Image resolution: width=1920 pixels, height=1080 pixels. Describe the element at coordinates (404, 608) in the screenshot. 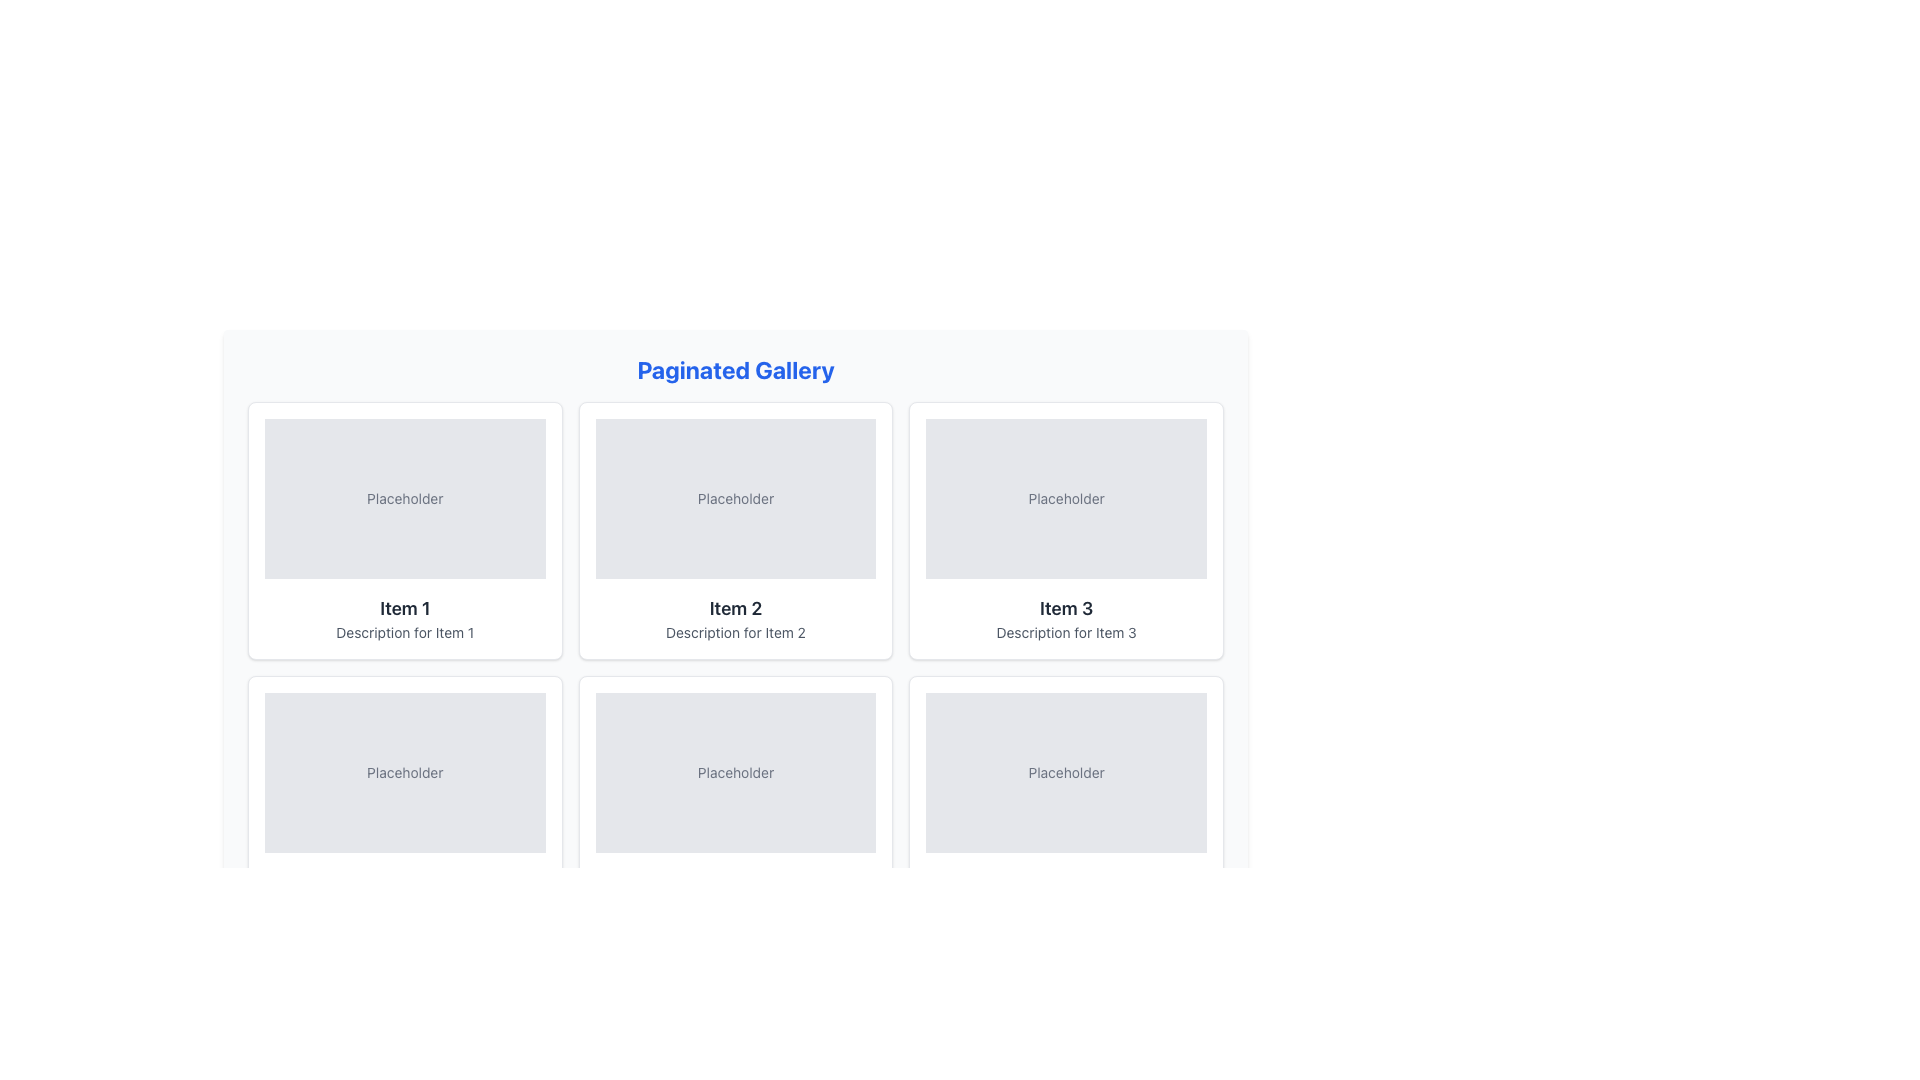

I see `the text label displaying 'Item 1', which is styled in a bold serif font and positioned within a card, located below a placeholder image and above the description text` at that location.